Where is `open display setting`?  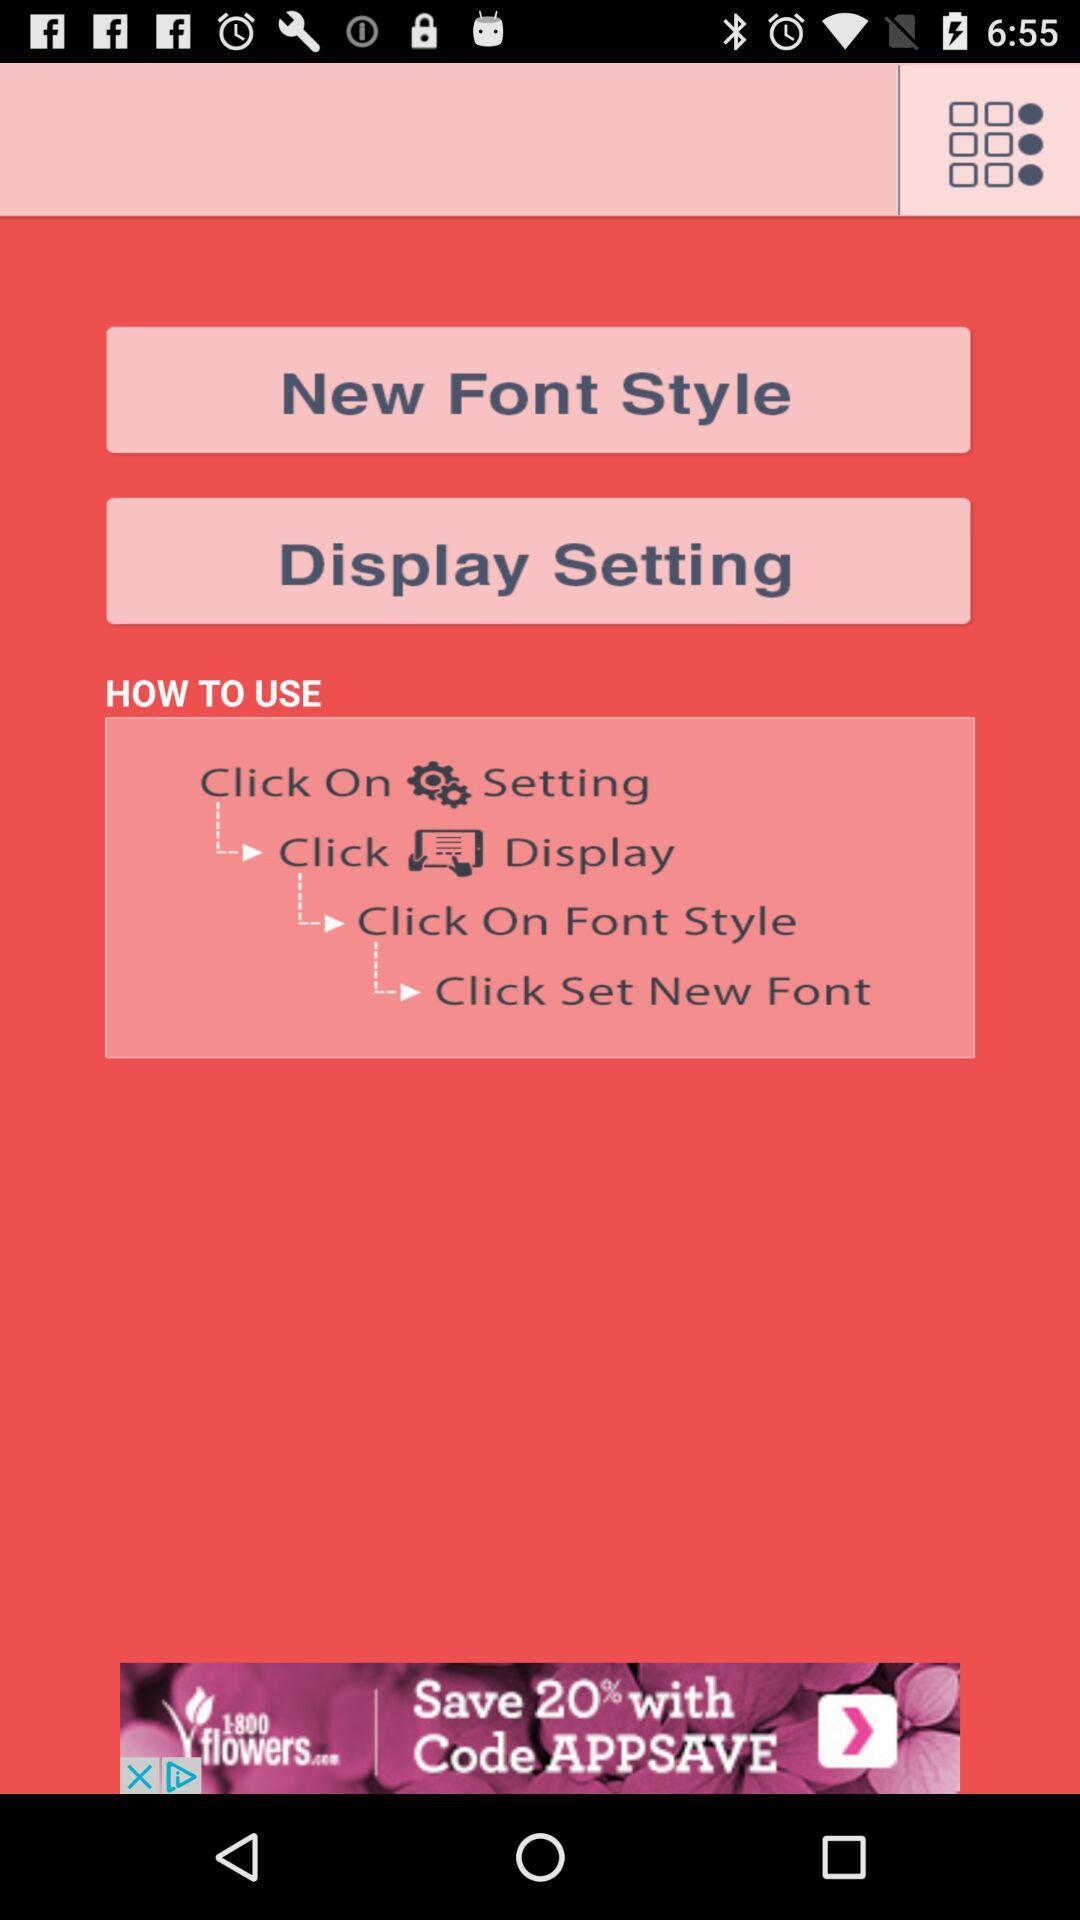 open display setting is located at coordinates (540, 561).